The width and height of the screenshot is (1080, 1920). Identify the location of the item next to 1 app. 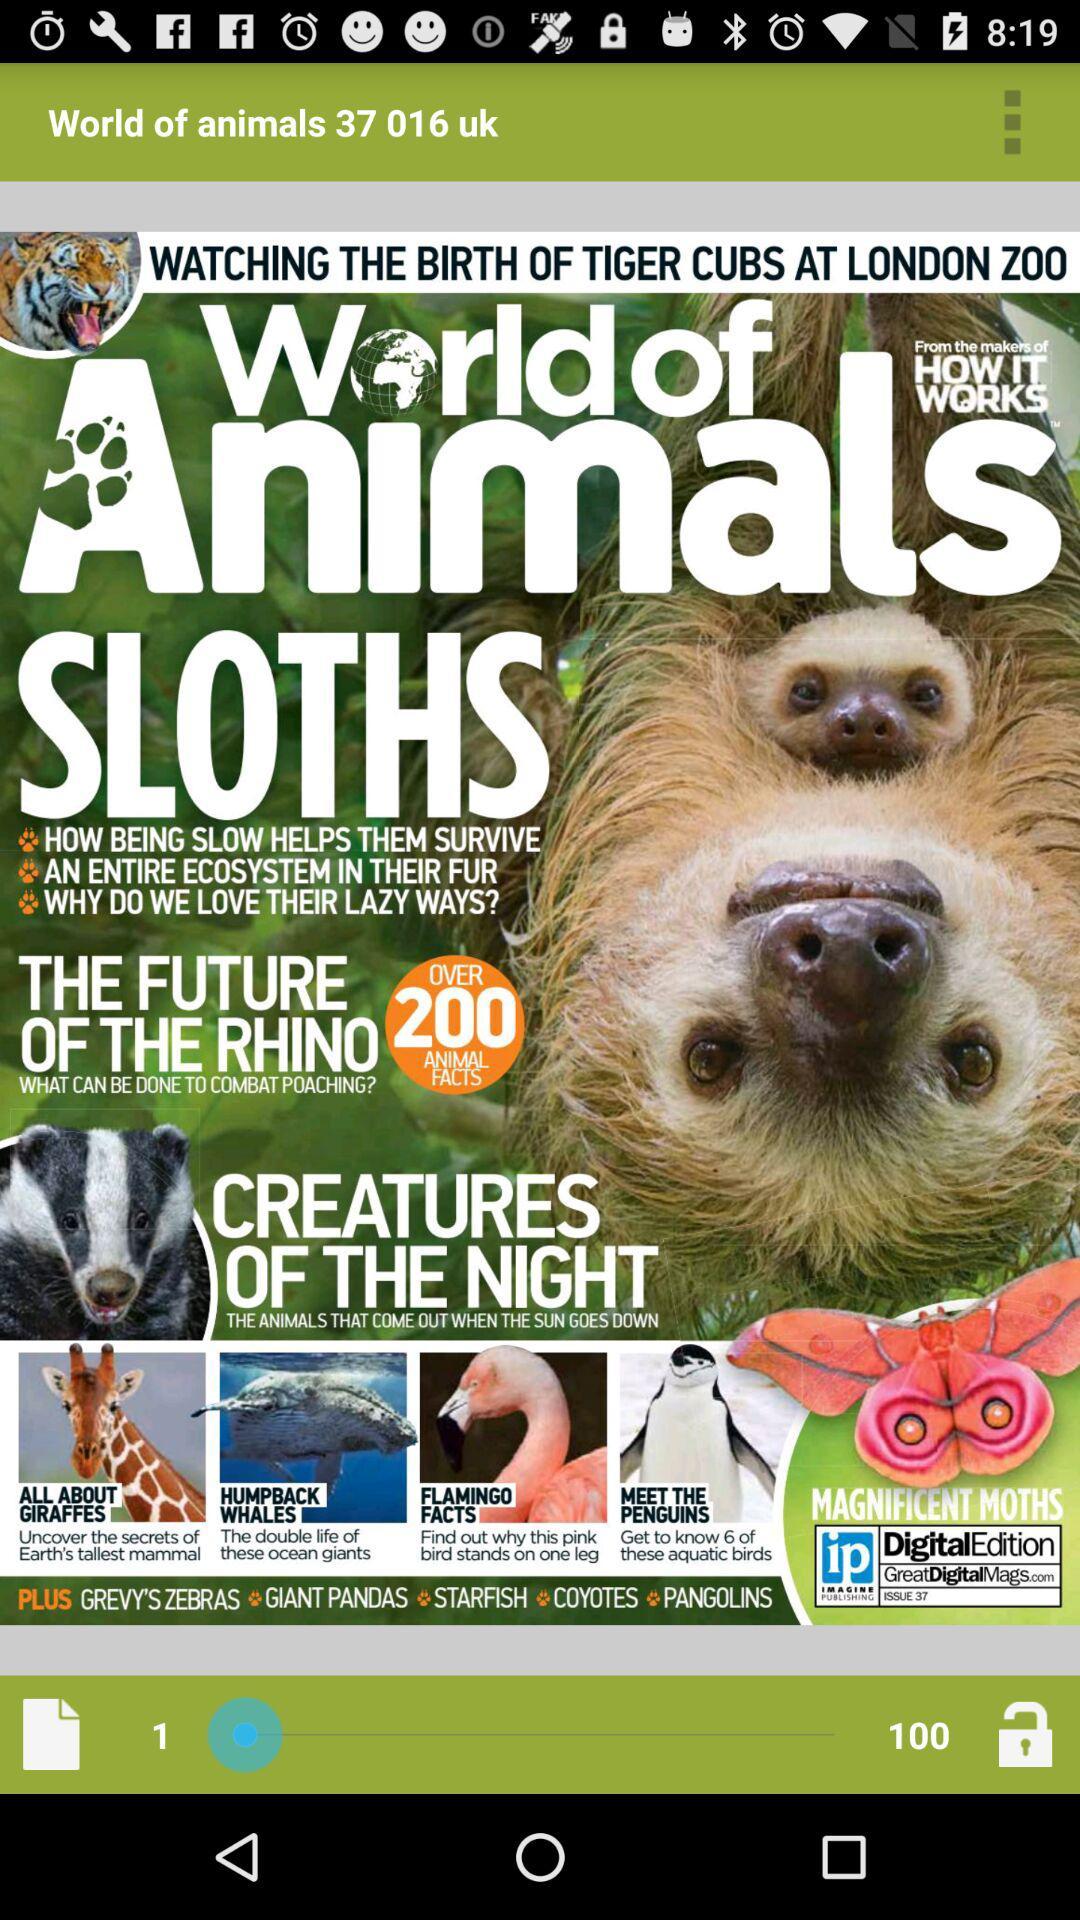
(50, 1733).